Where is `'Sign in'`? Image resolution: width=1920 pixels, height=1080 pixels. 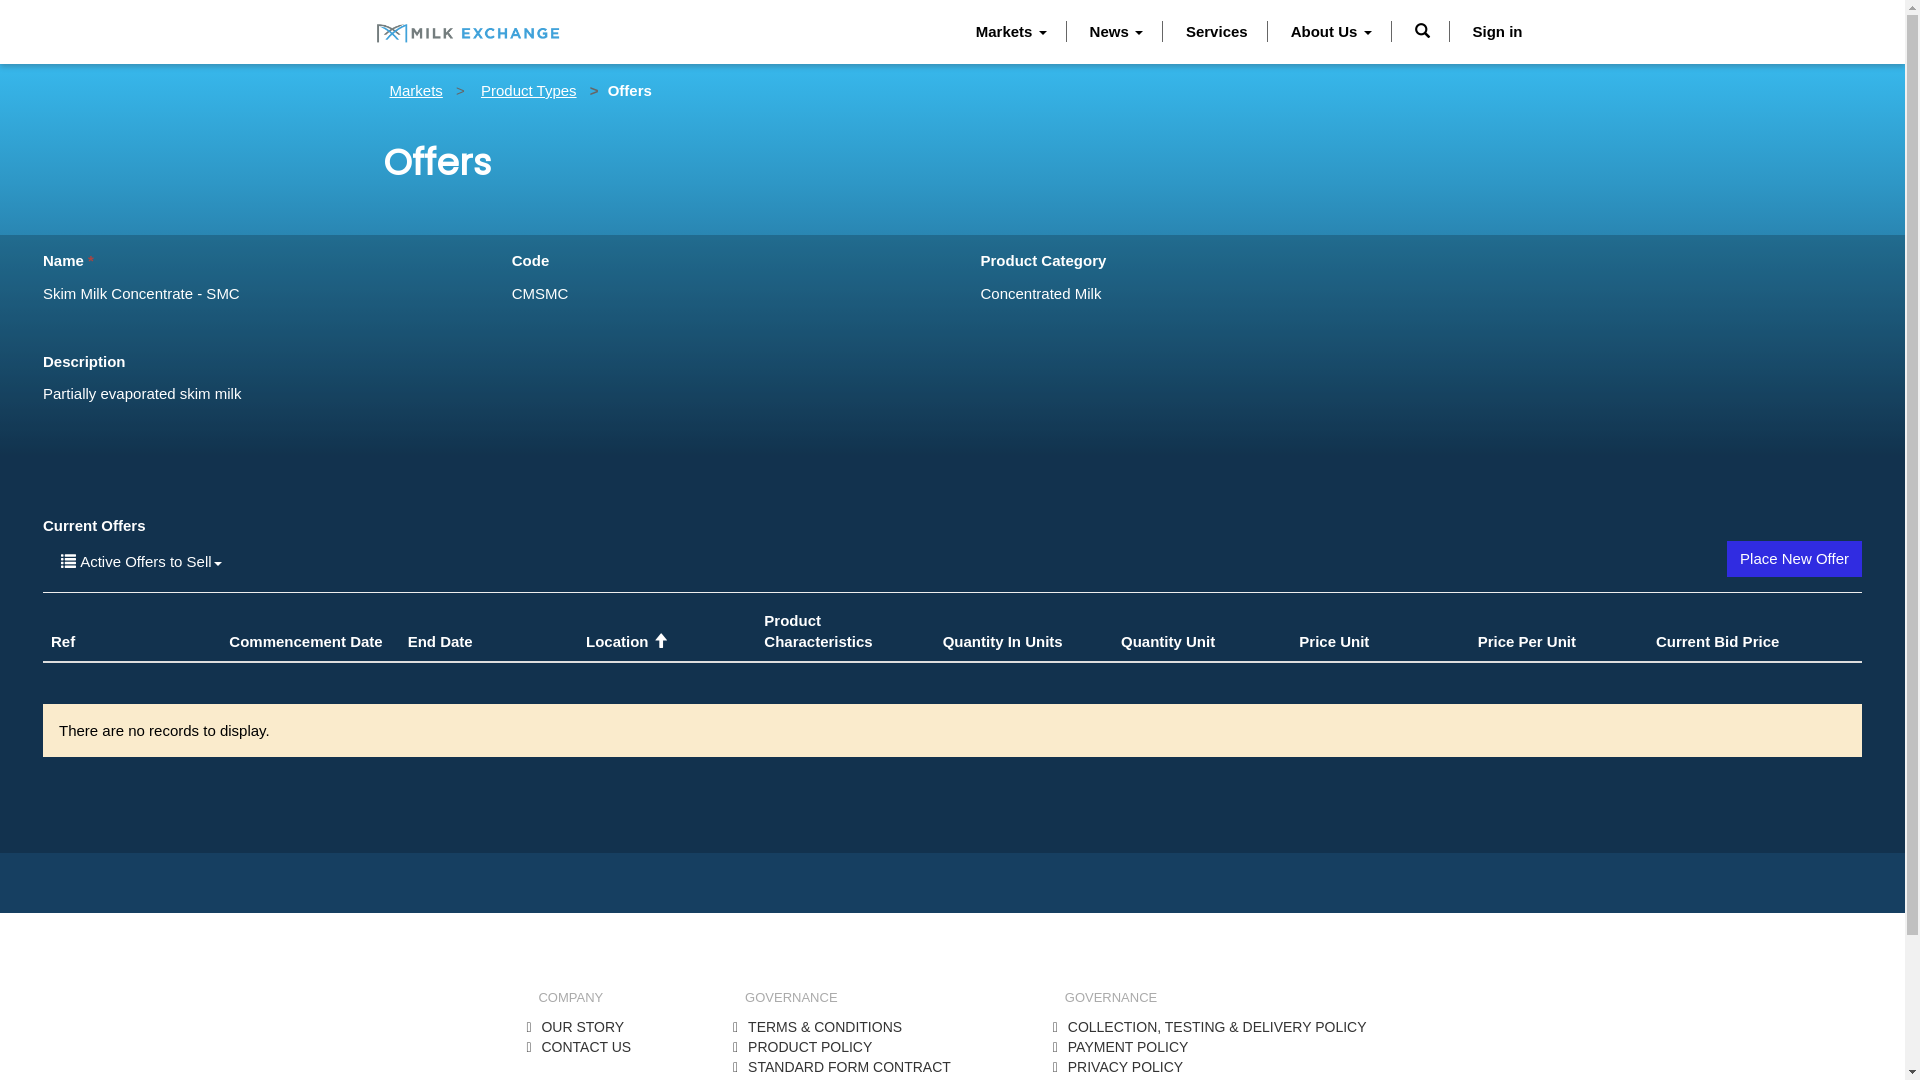
'Sign in' is located at coordinates (1497, 30).